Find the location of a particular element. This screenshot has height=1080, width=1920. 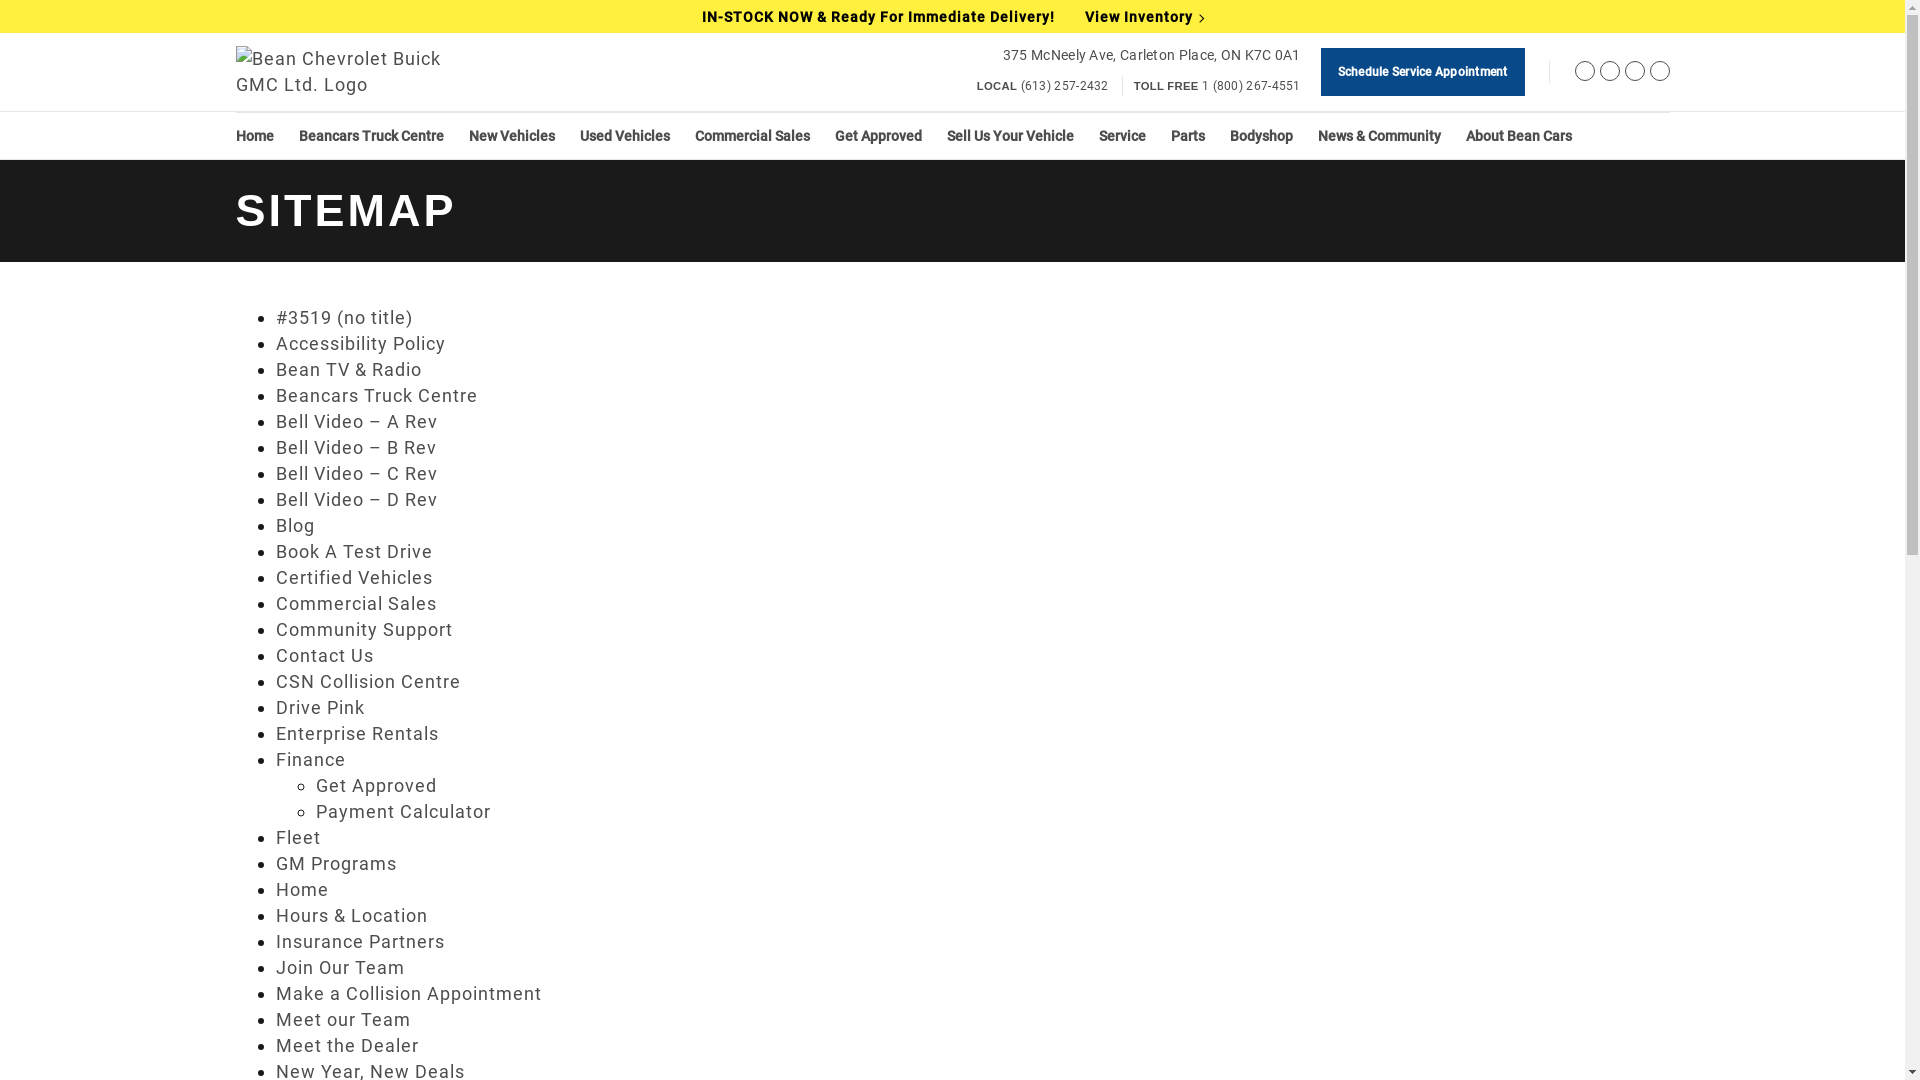

'GM Programs' is located at coordinates (336, 862).